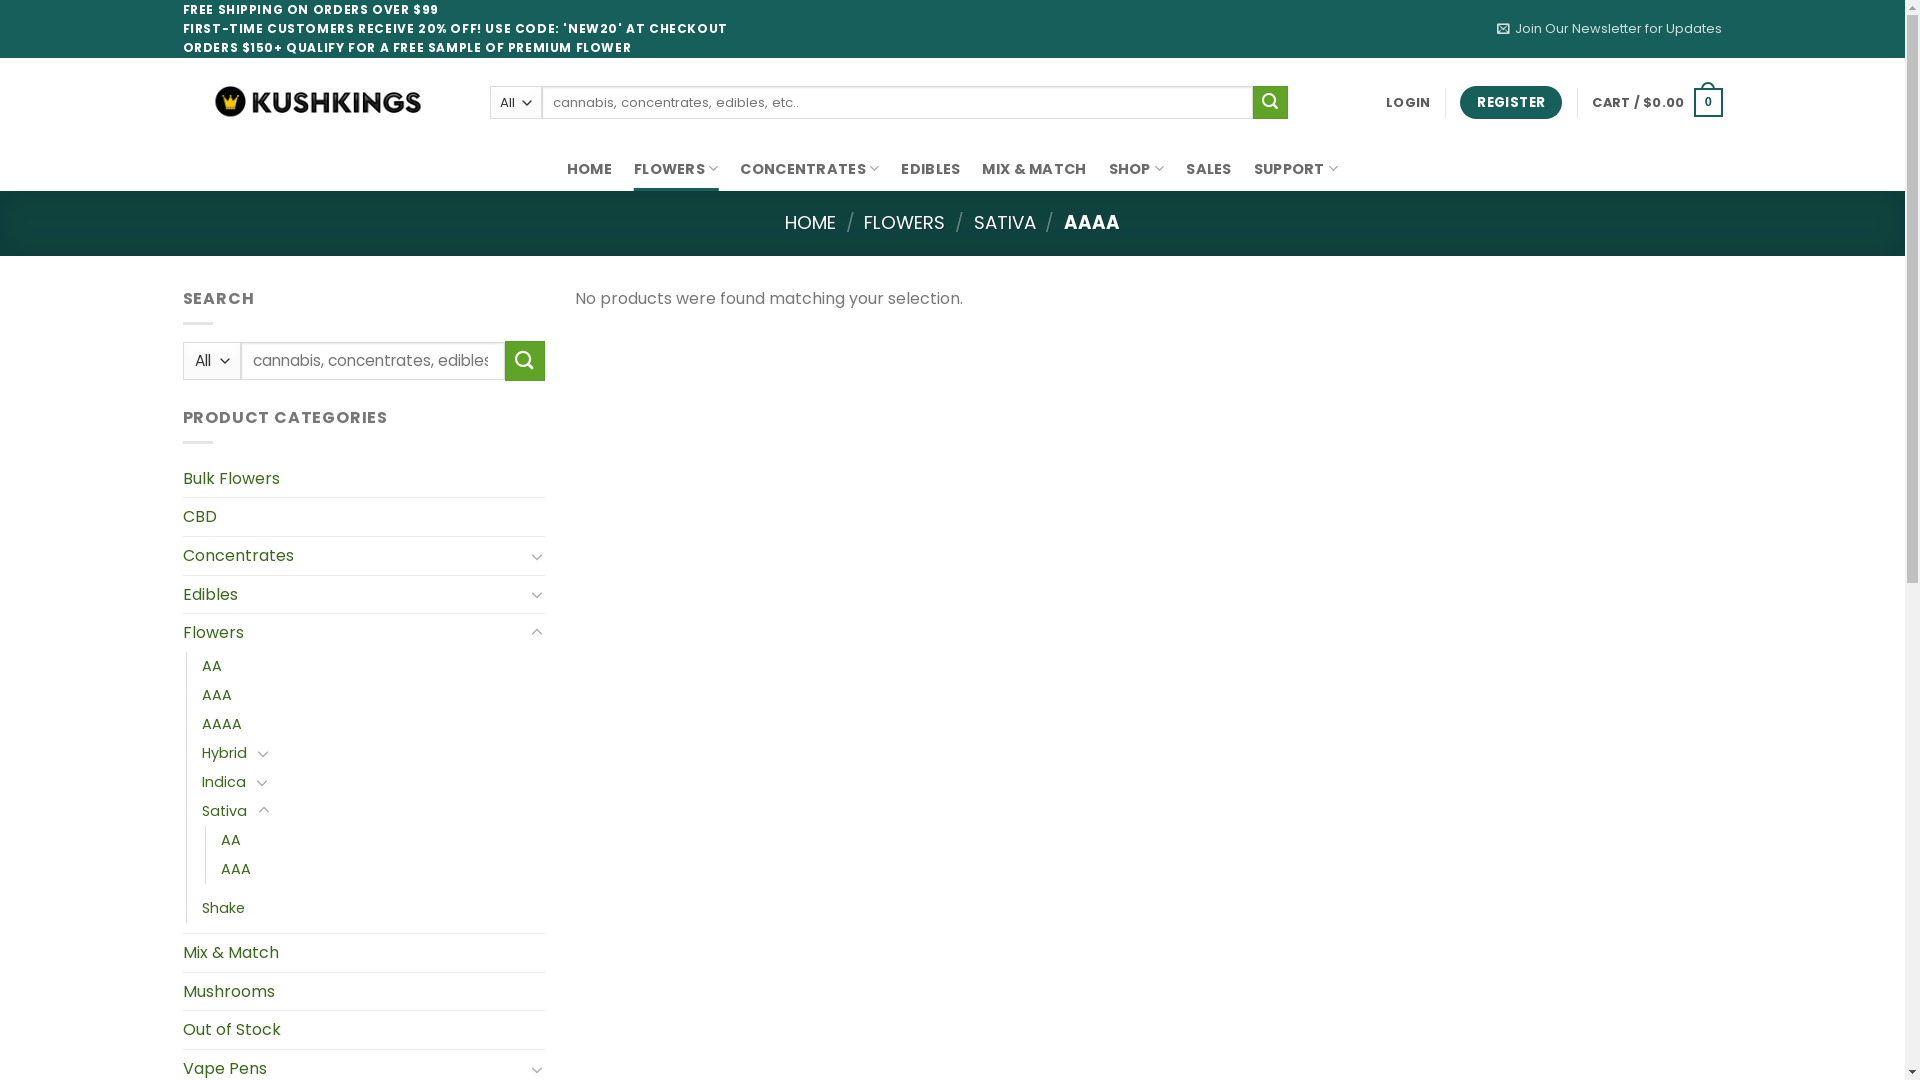  What do you see at coordinates (363, 951) in the screenshot?
I see `'Mix & Match'` at bounding box center [363, 951].